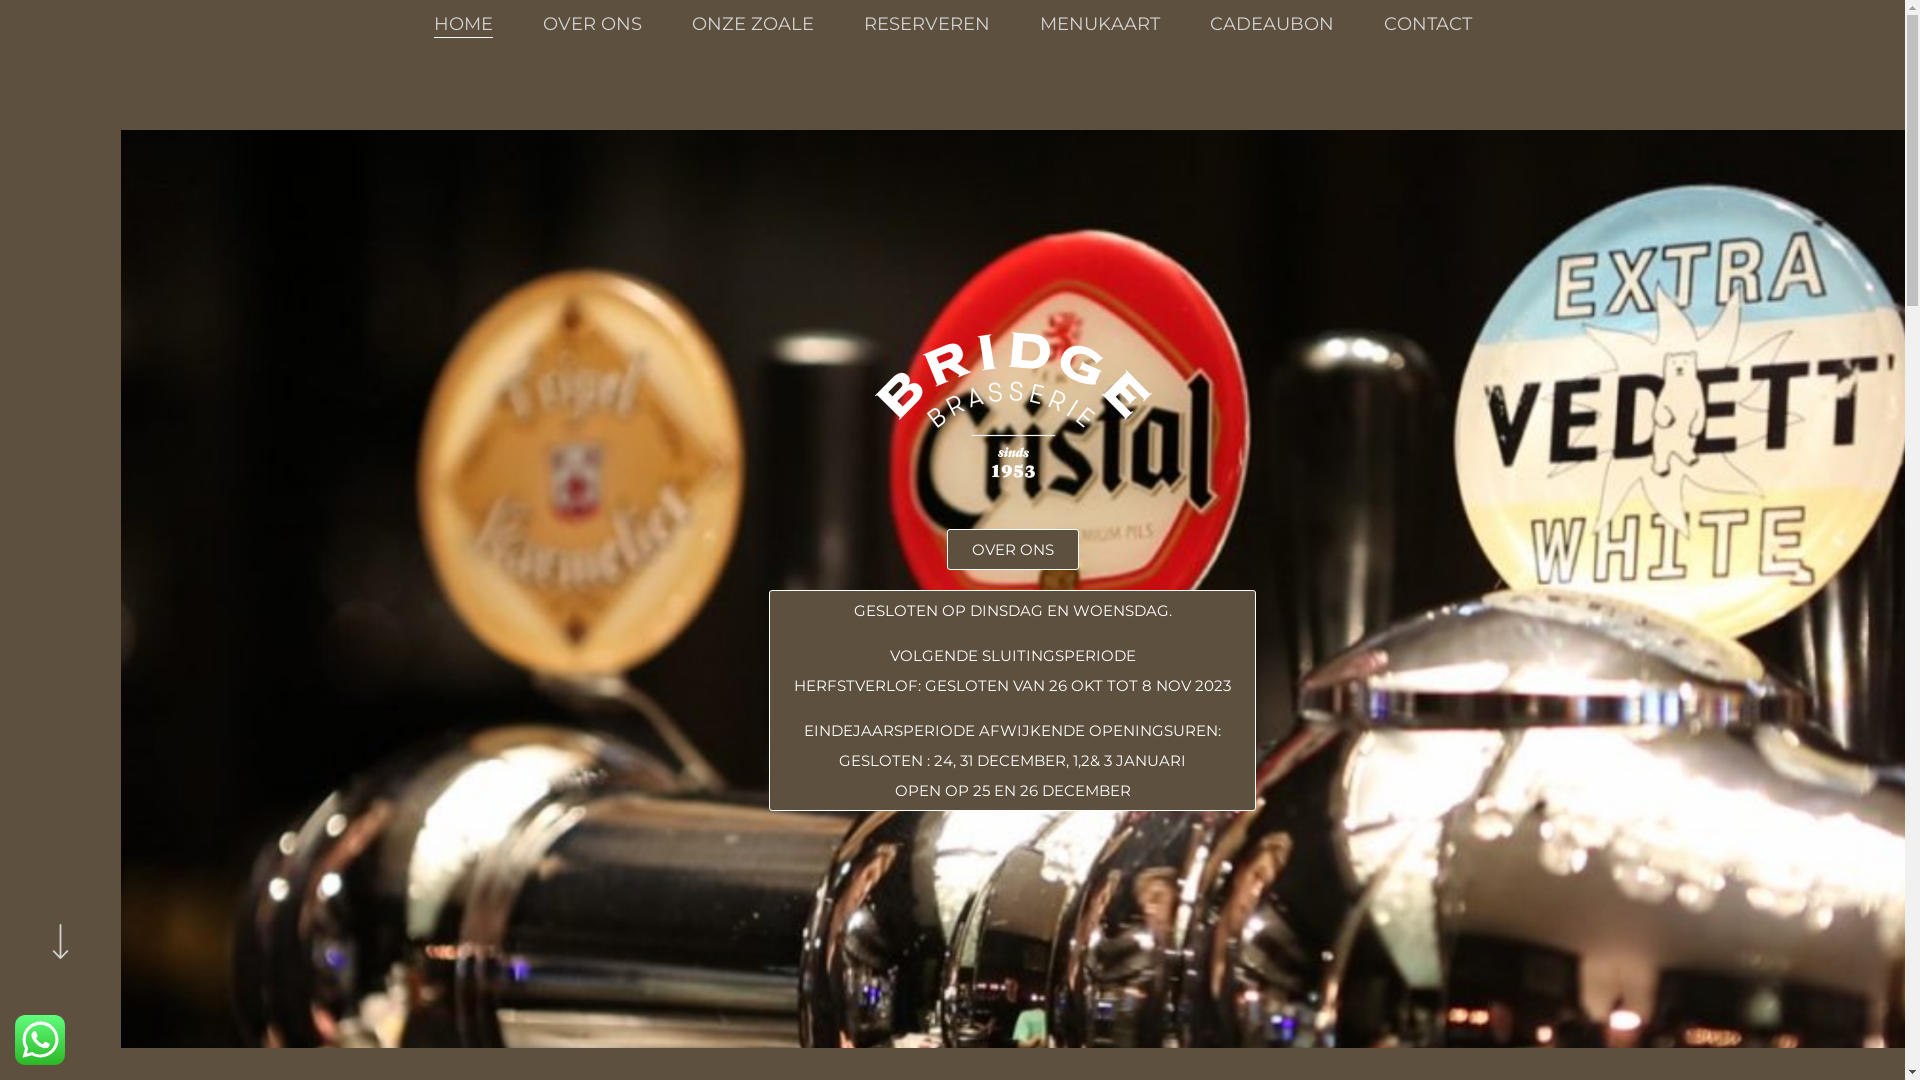  I want to click on 'MENUKAART', so click(1098, 23).